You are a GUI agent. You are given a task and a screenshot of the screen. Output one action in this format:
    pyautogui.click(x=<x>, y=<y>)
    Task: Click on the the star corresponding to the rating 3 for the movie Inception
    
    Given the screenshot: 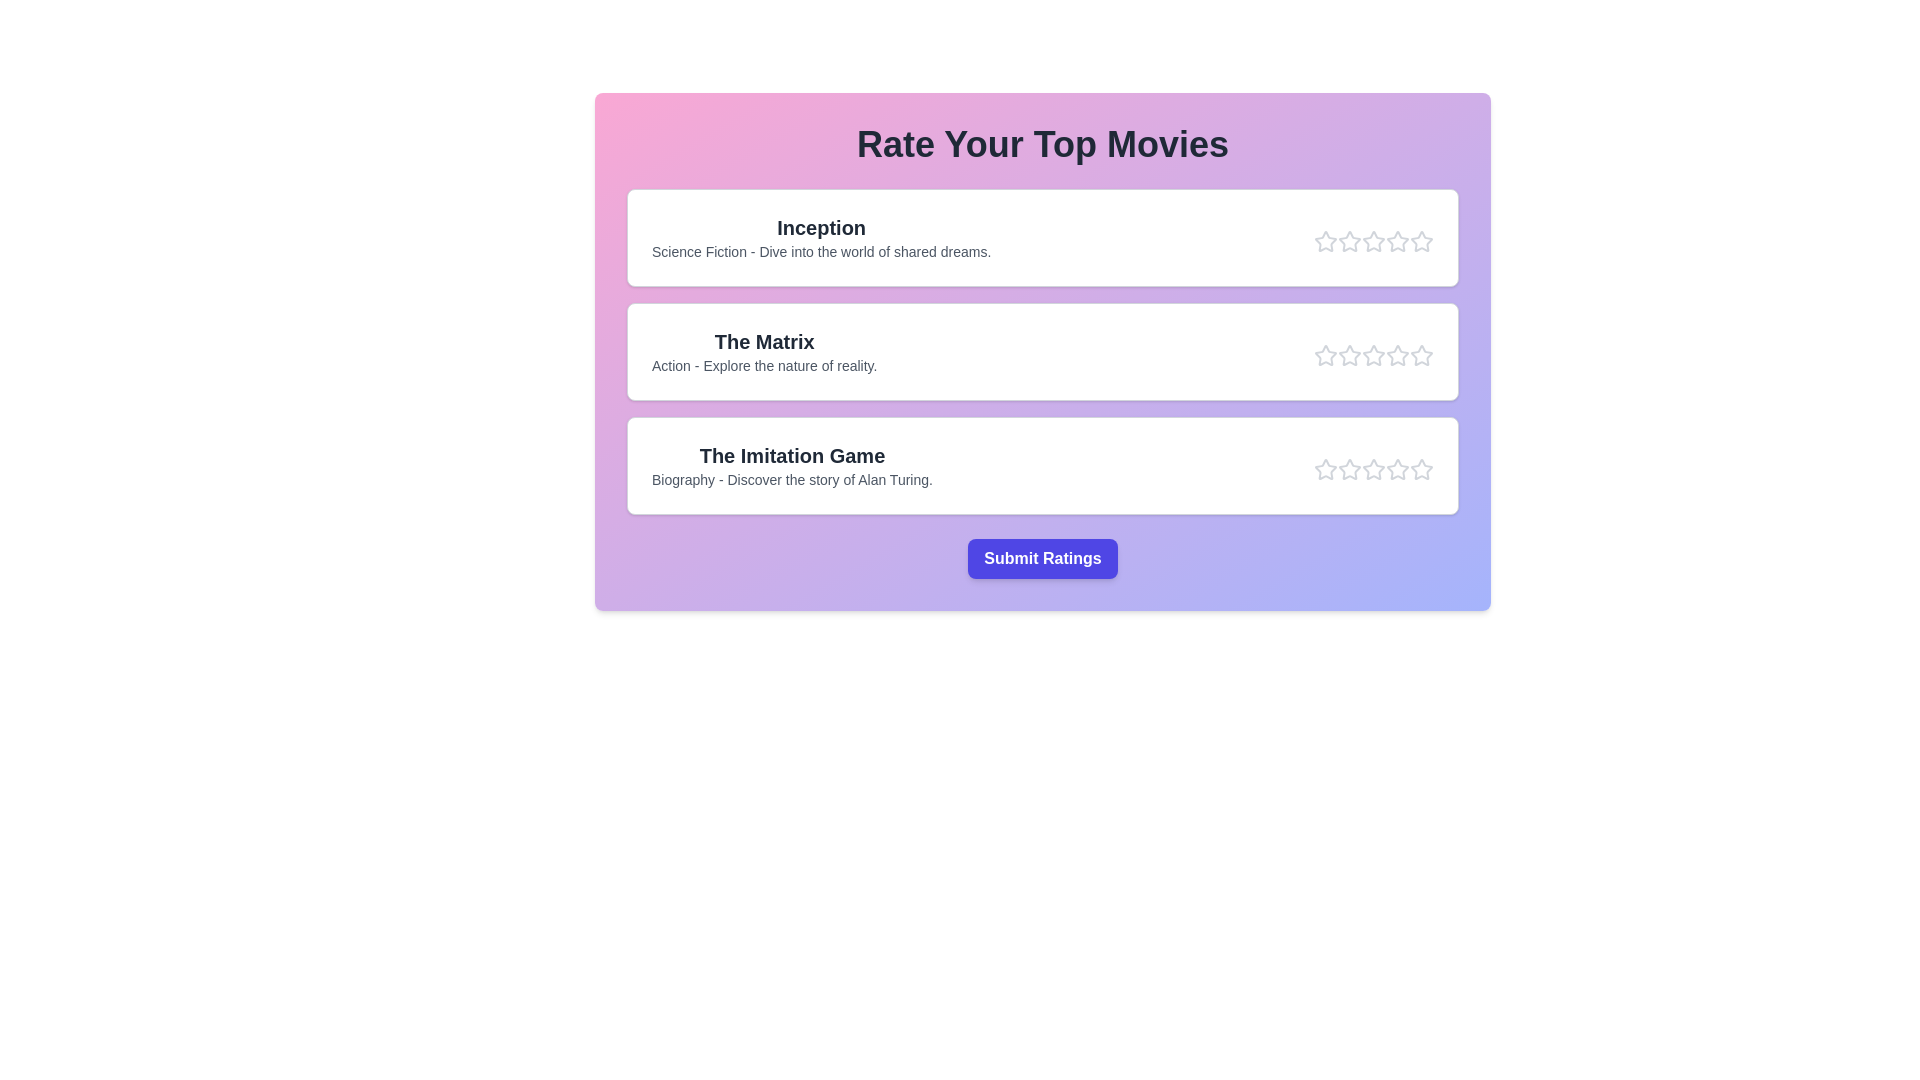 What is the action you would take?
    pyautogui.click(x=1372, y=241)
    